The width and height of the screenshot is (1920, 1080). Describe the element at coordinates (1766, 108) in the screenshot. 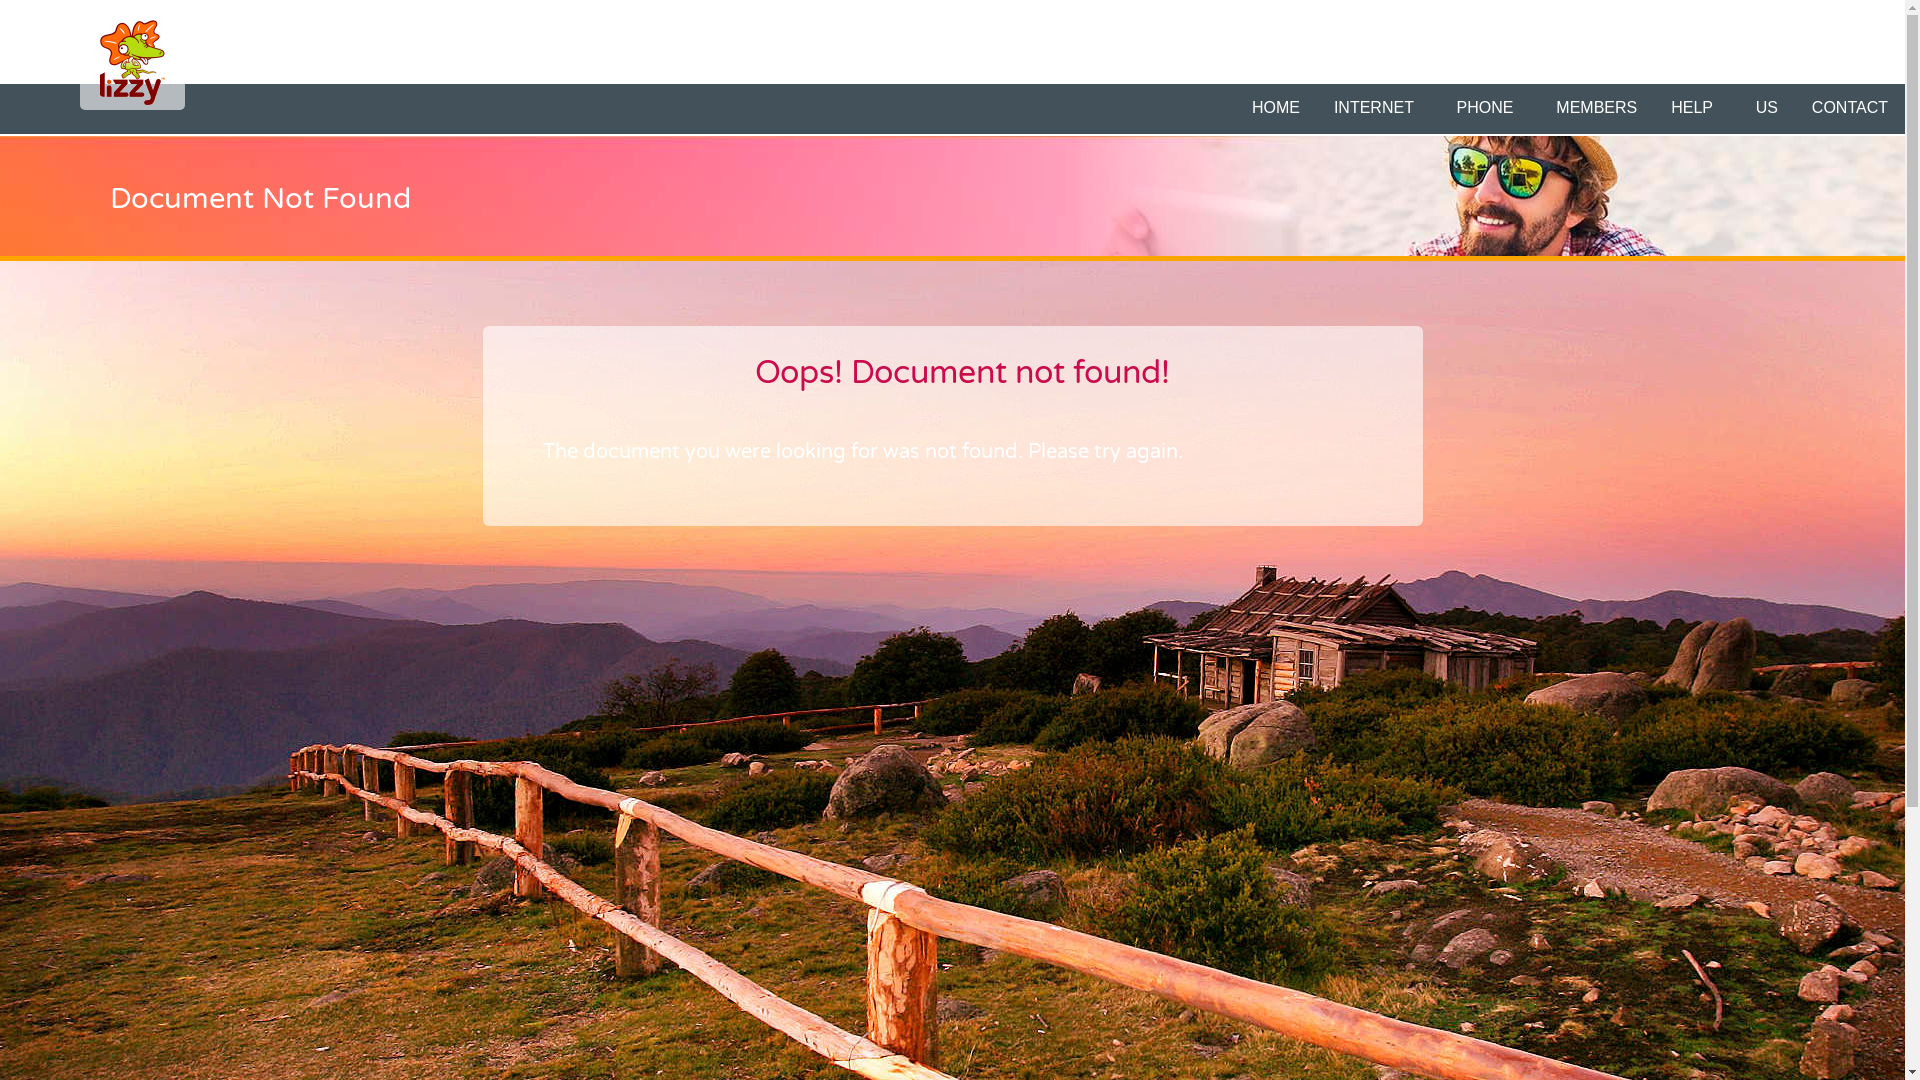

I see `'US'` at that location.